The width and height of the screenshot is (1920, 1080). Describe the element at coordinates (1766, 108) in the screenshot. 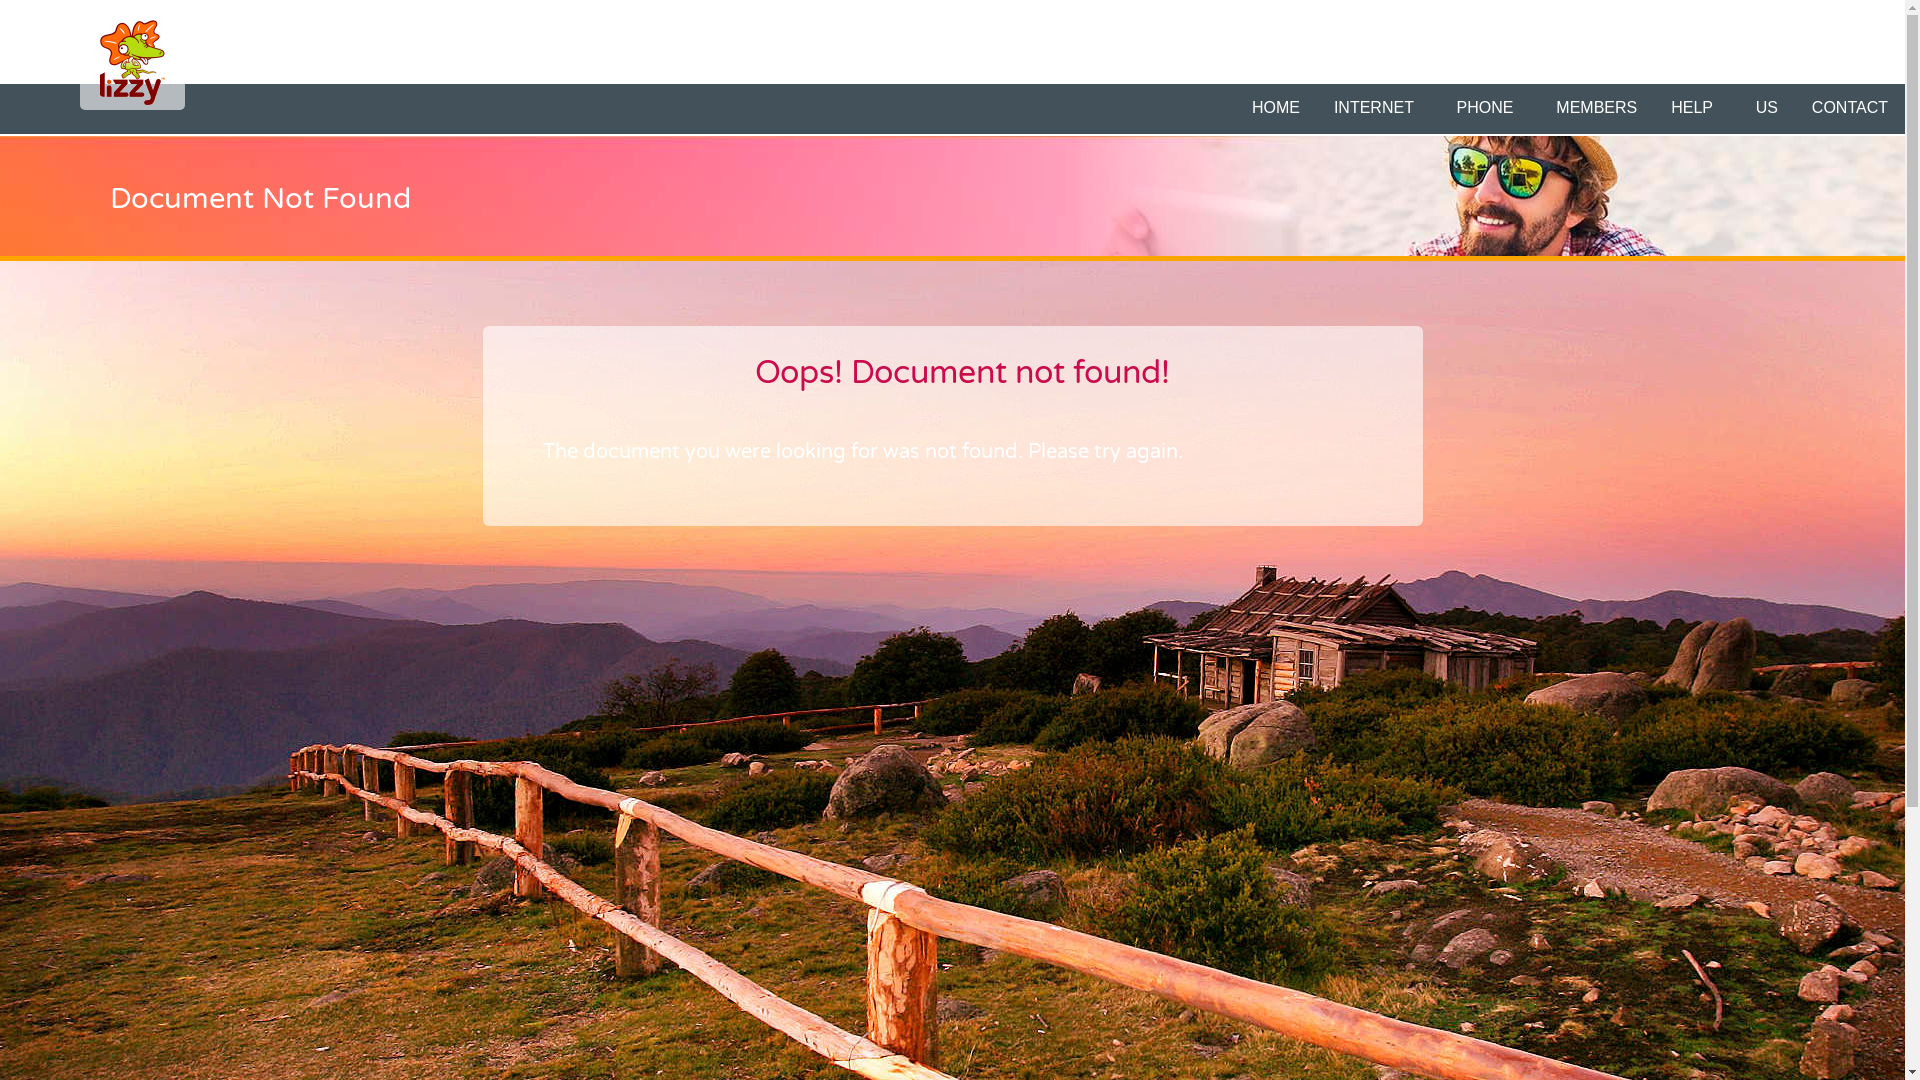

I see `'US'` at that location.